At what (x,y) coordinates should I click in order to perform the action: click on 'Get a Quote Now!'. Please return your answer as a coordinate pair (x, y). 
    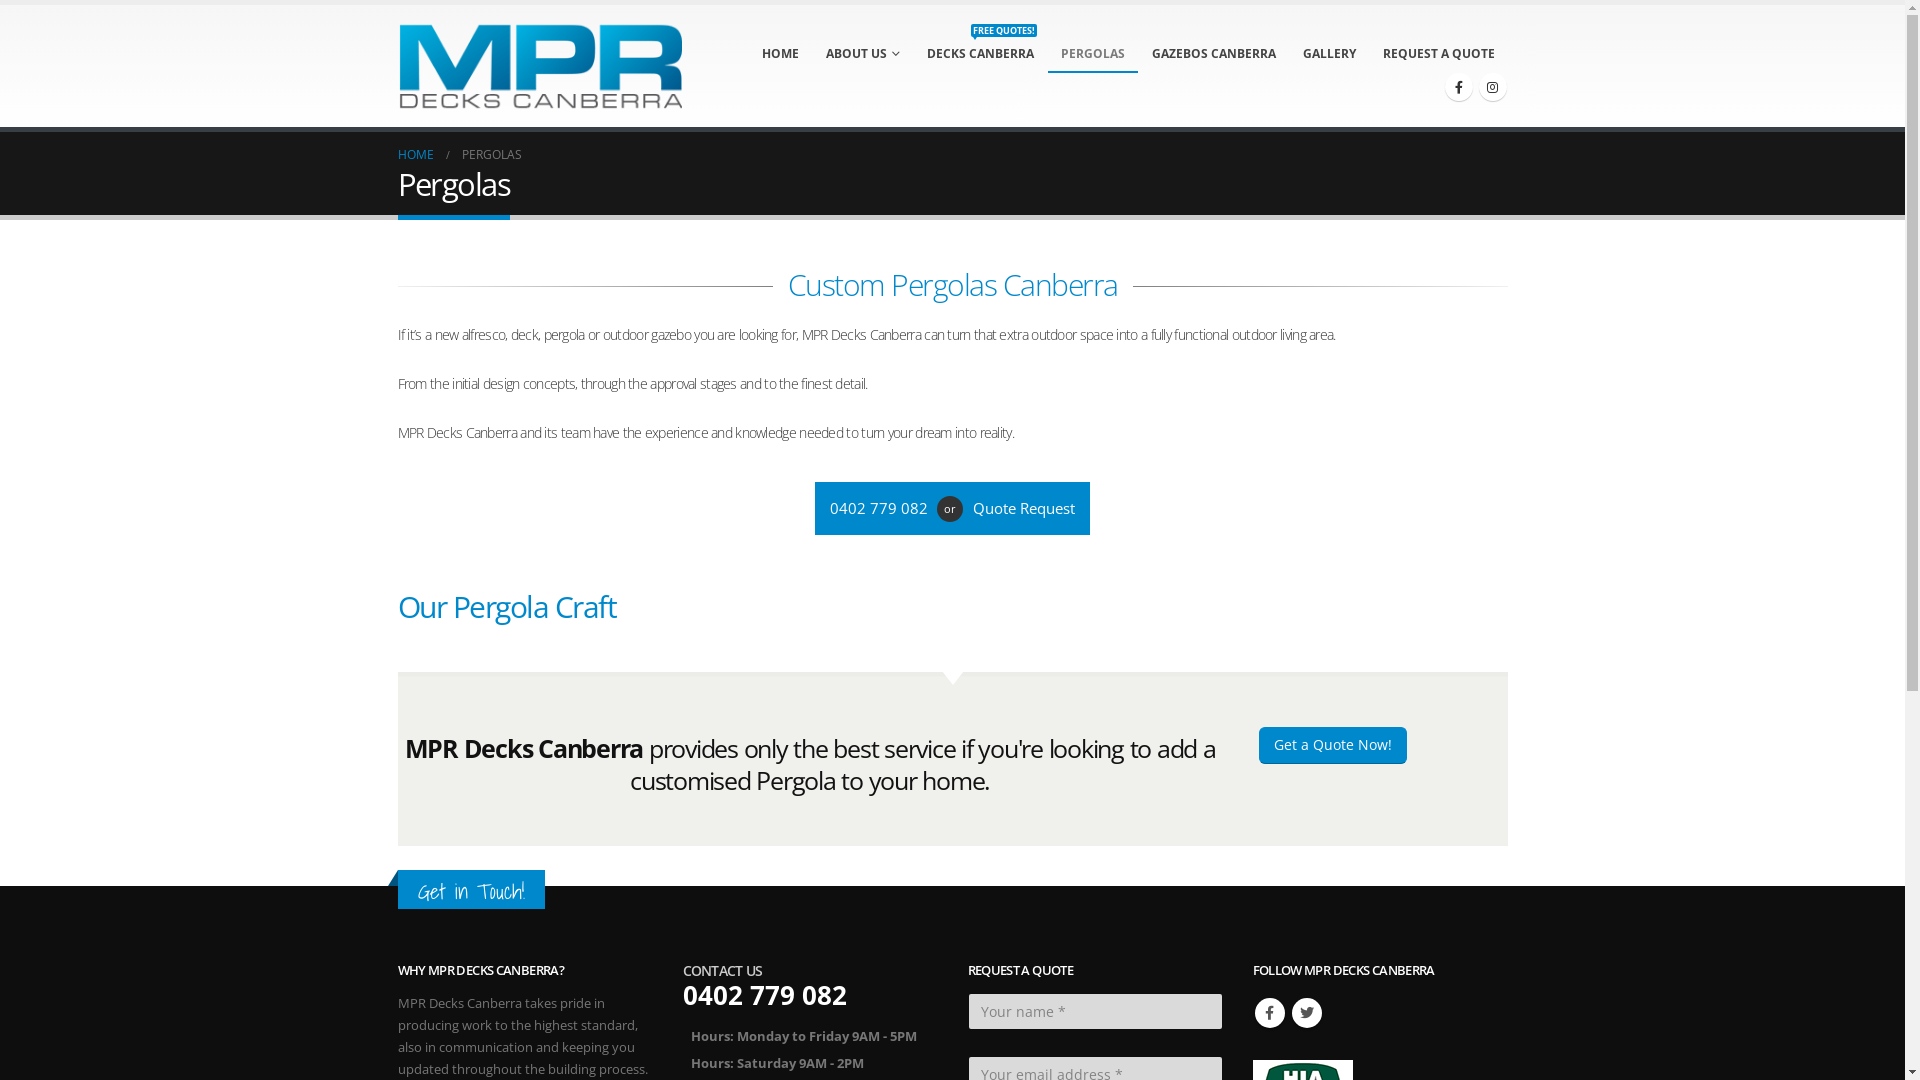
    Looking at the image, I should click on (1331, 745).